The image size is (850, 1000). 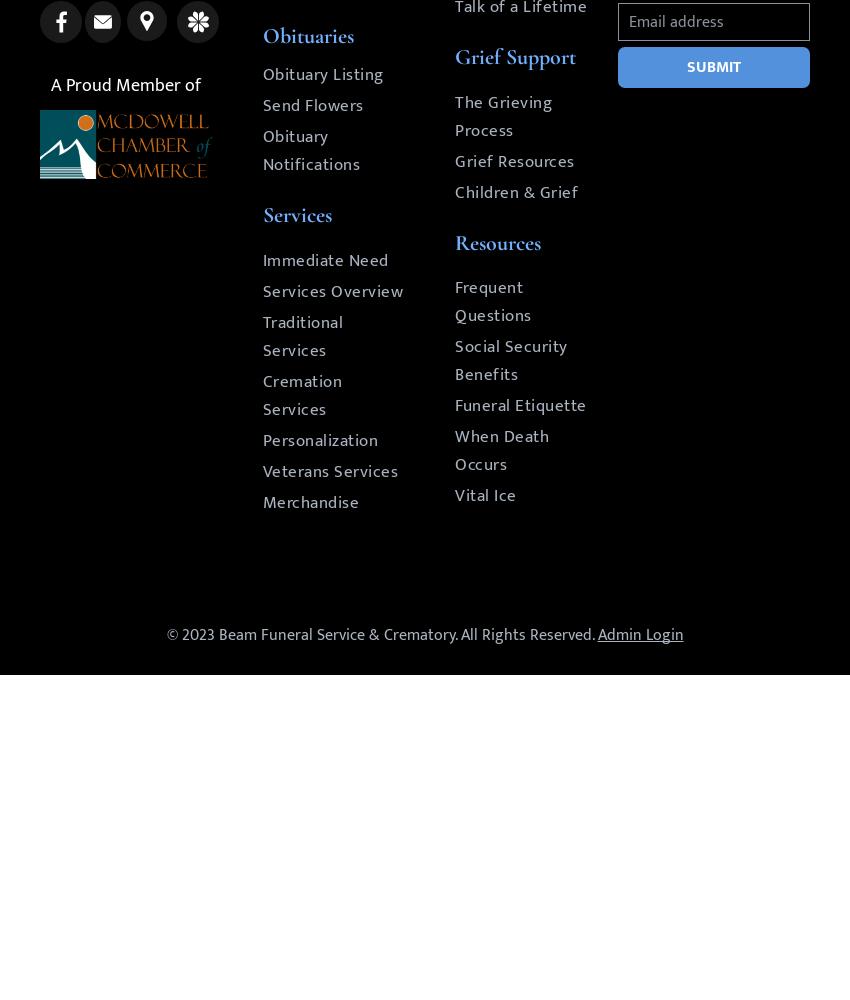 I want to click on 'A Proud Member of', so click(x=51, y=85).